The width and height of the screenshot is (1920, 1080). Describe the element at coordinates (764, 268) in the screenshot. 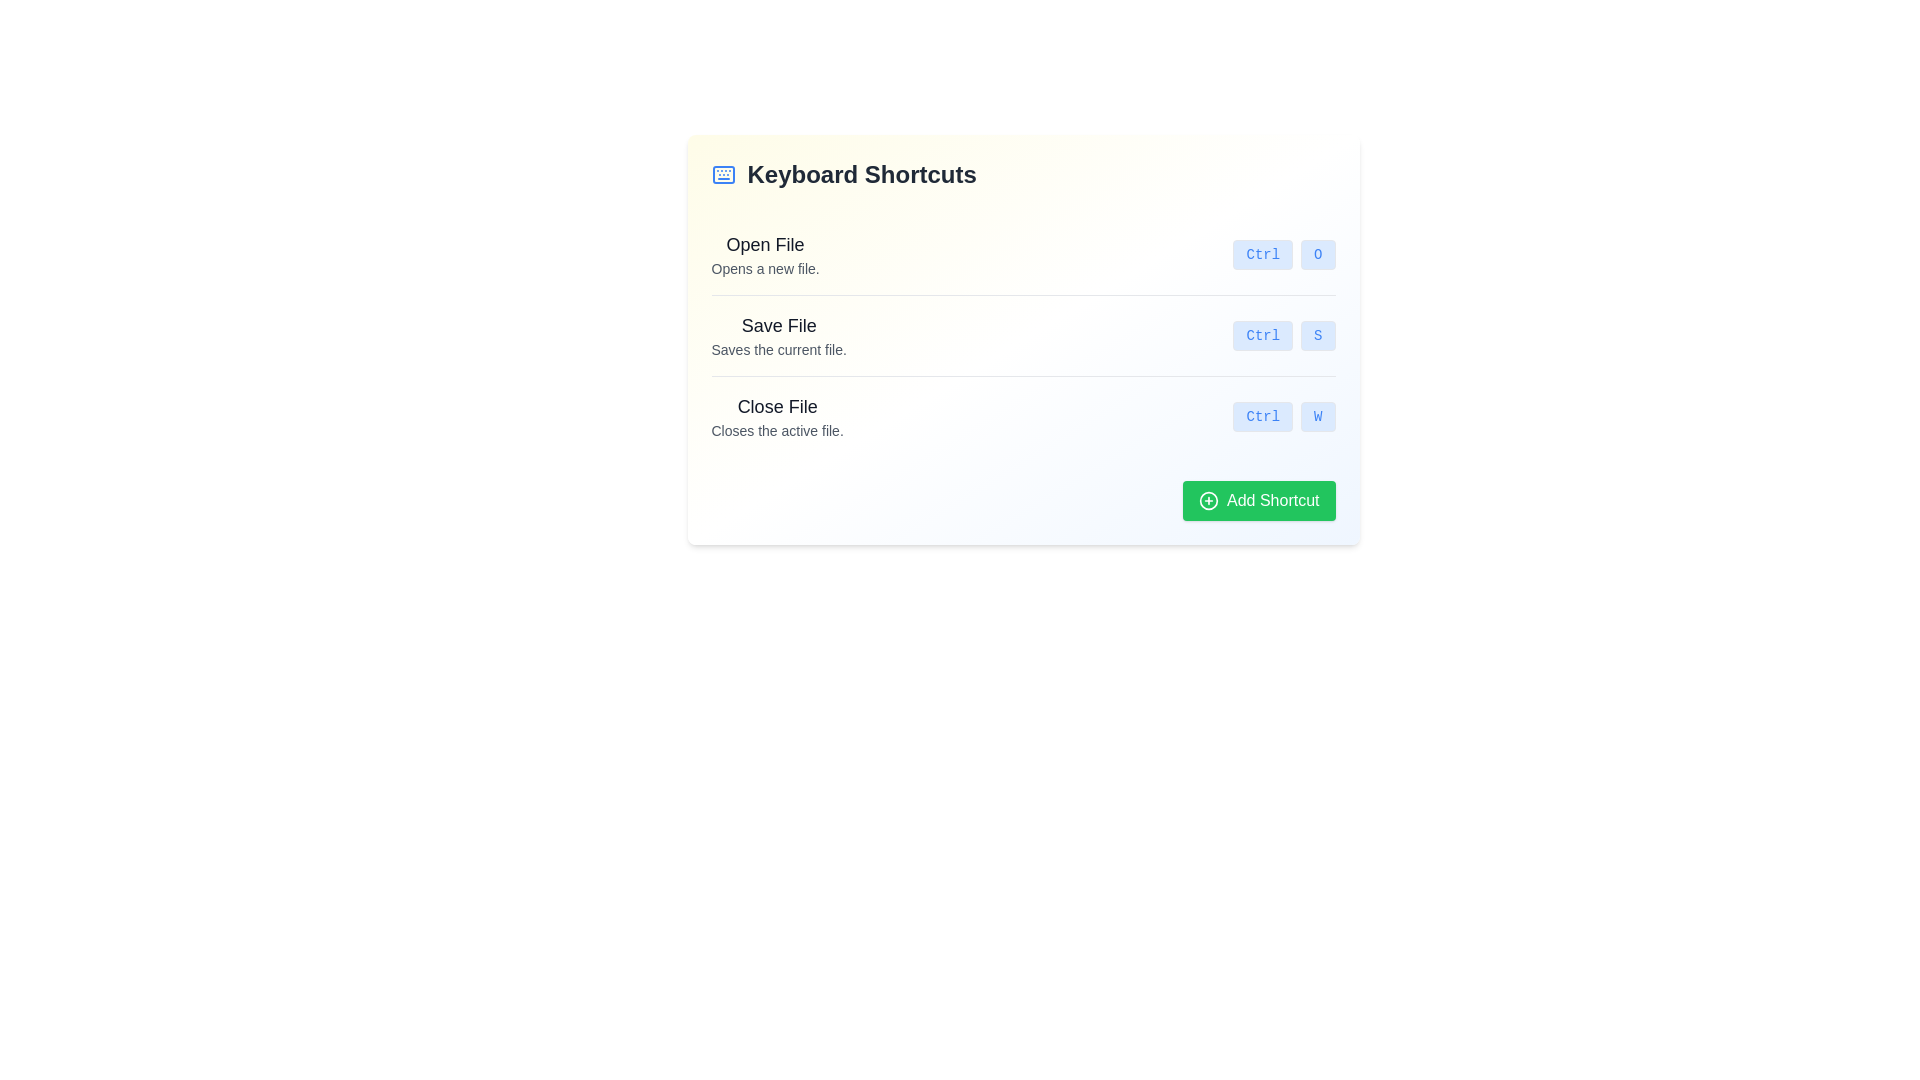

I see `tooltip-like description text located directly beneath the 'Open File' header in the 'Keyboard Shortcuts' section` at that location.